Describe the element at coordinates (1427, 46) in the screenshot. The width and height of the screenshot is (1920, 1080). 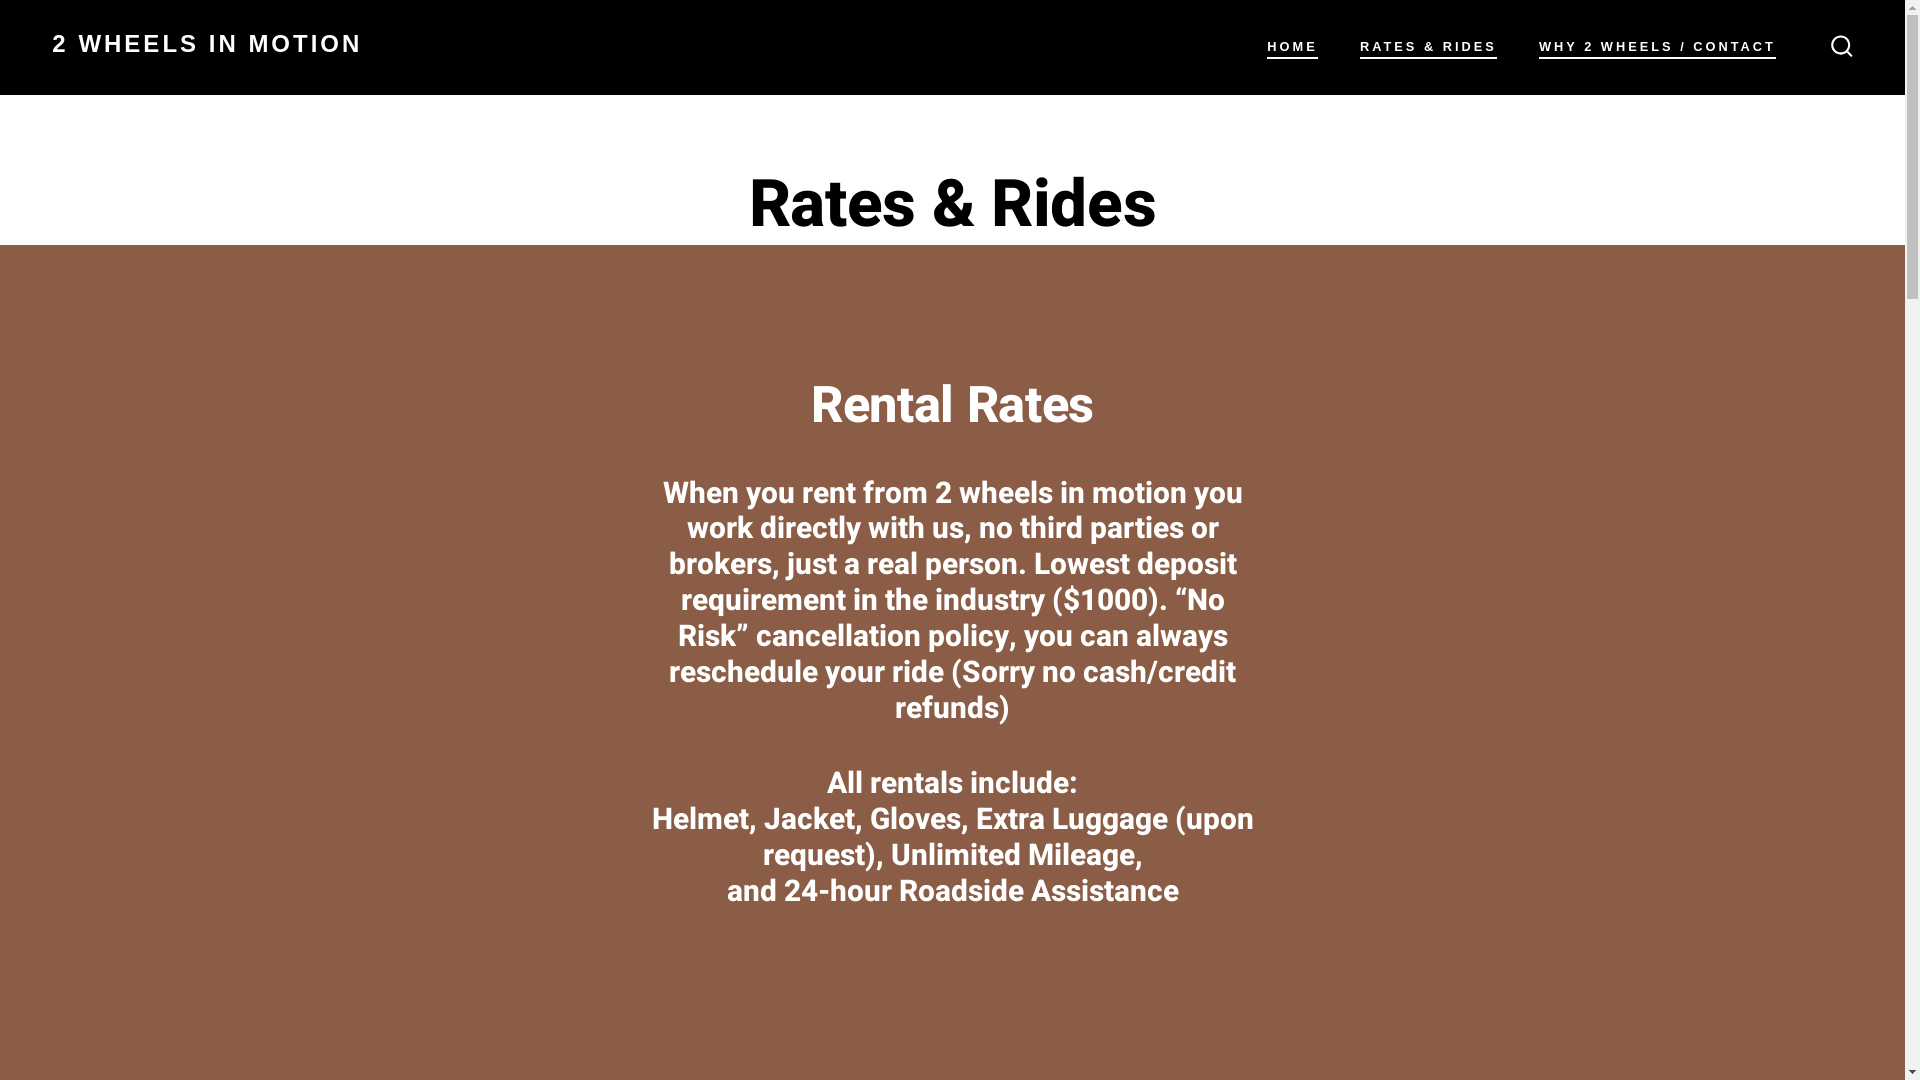
I see `'RATES & RIDES'` at that location.